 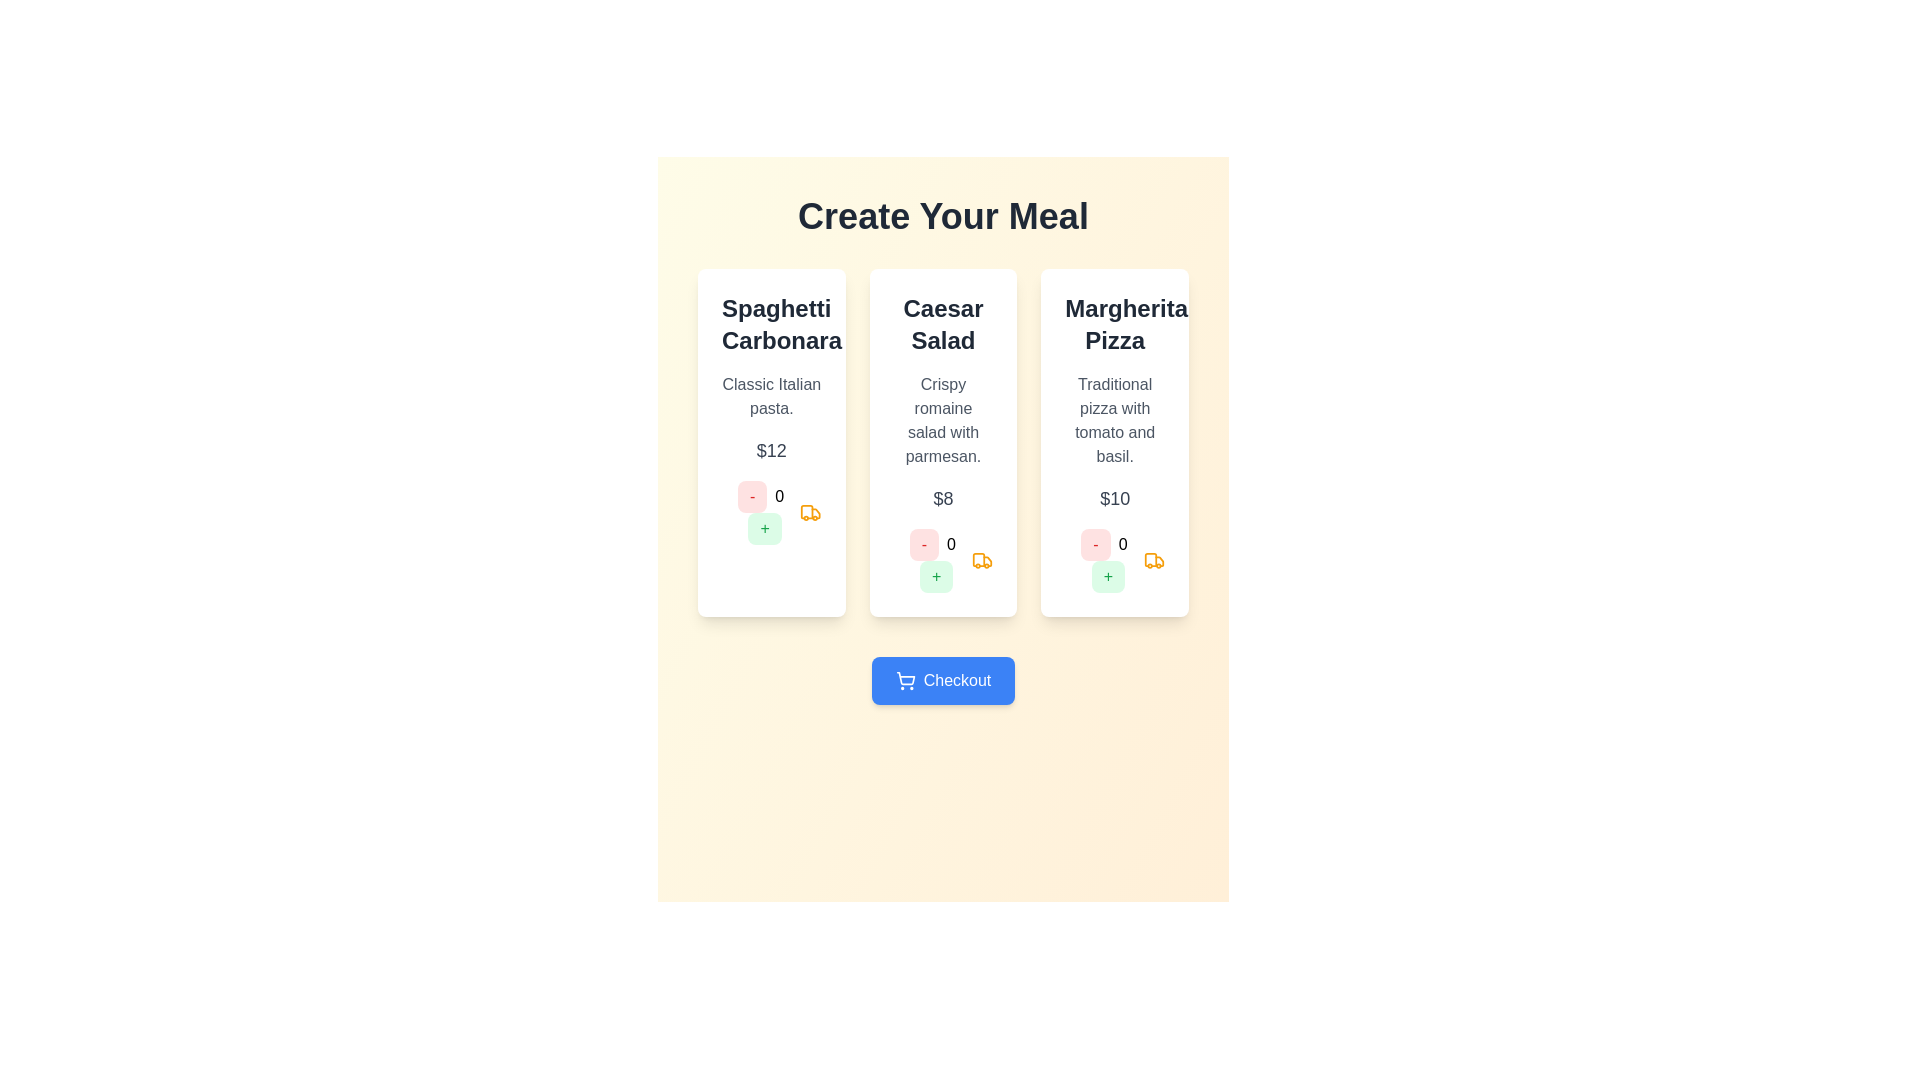 What do you see at coordinates (764, 527) in the screenshot?
I see `the increment button ('+') located in the lower section of the first card (Spaghetti Carbonara)` at bounding box center [764, 527].